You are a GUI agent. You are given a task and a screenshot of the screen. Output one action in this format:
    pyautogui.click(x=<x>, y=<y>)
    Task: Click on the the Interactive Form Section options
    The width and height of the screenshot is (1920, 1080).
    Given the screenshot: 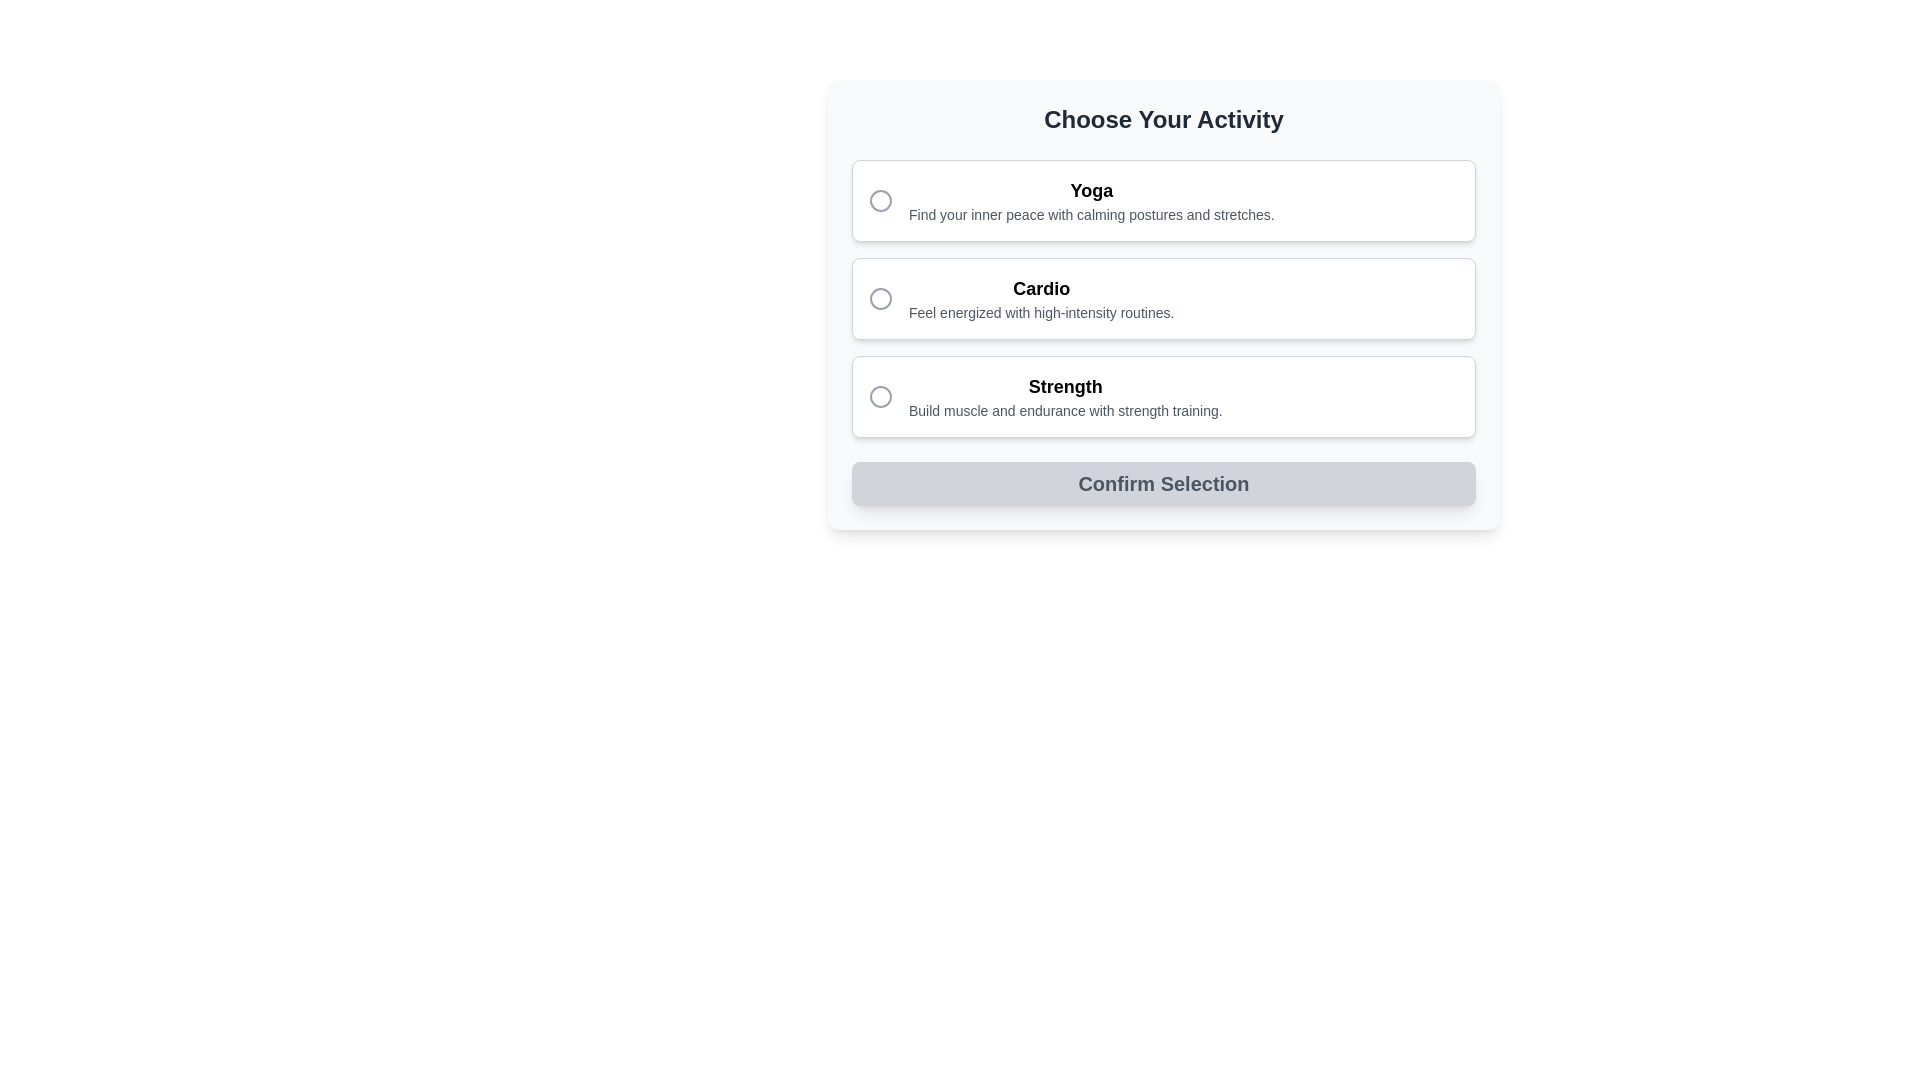 What is the action you would take?
    pyautogui.click(x=1163, y=304)
    